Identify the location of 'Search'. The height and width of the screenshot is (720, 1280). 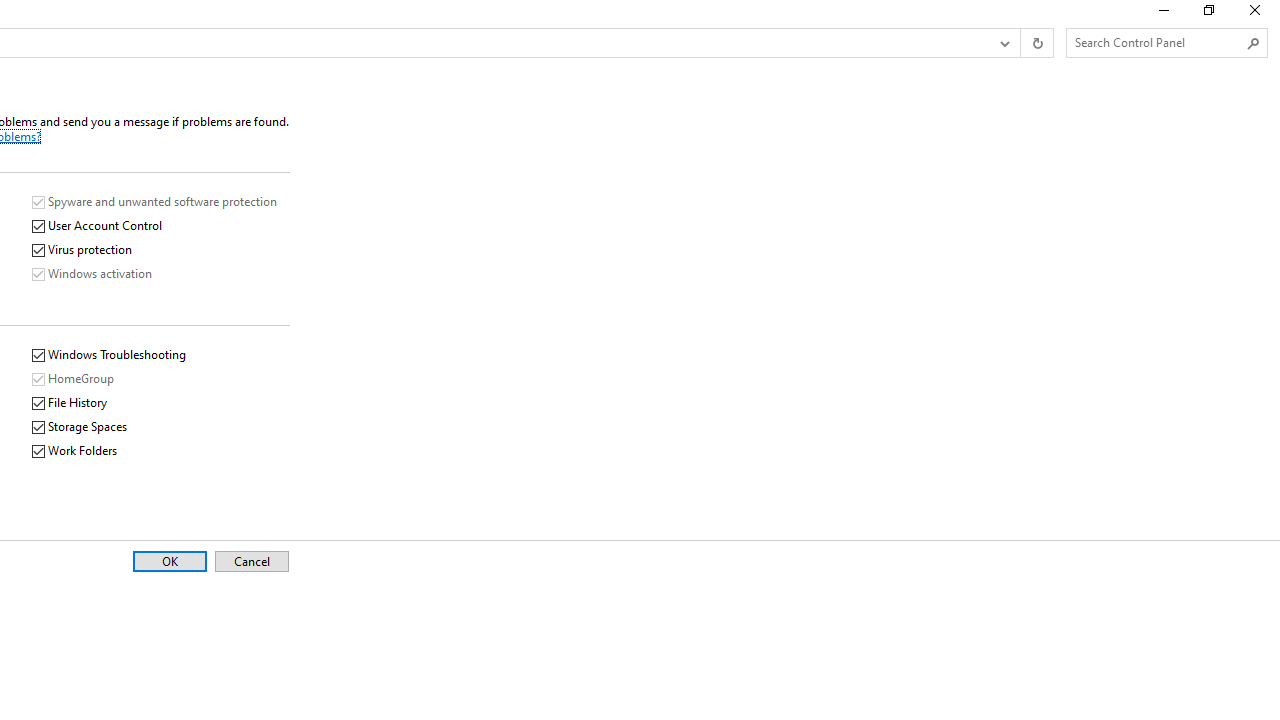
(1252, 43).